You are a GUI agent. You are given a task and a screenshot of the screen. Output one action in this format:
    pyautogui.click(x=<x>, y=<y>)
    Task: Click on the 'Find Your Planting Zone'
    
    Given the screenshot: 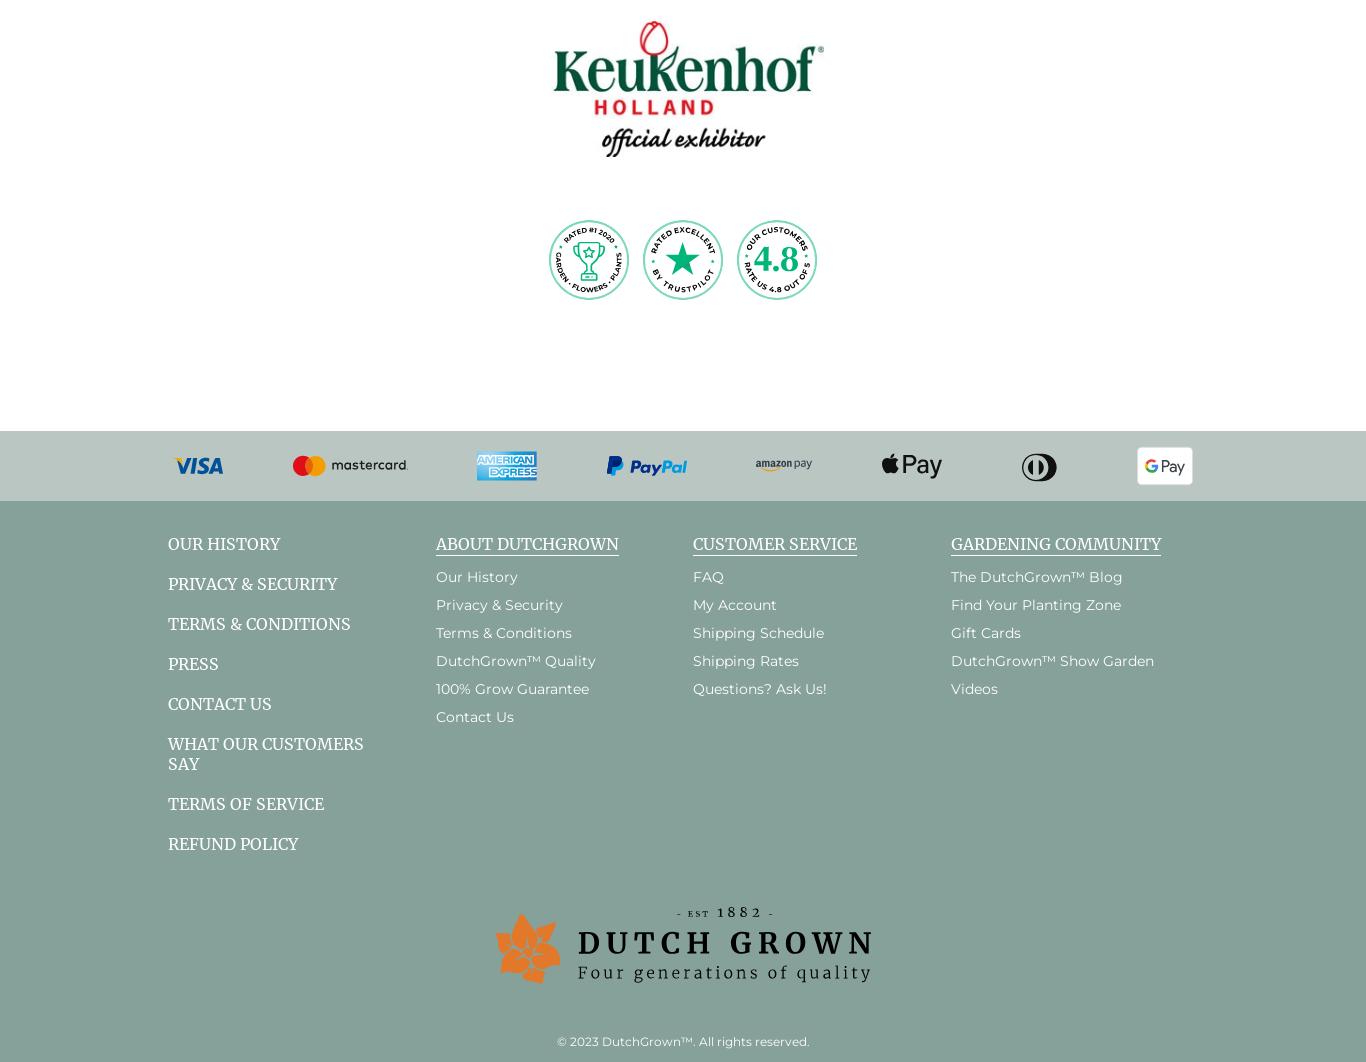 What is the action you would take?
    pyautogui.click(x=1034, y=603)
    